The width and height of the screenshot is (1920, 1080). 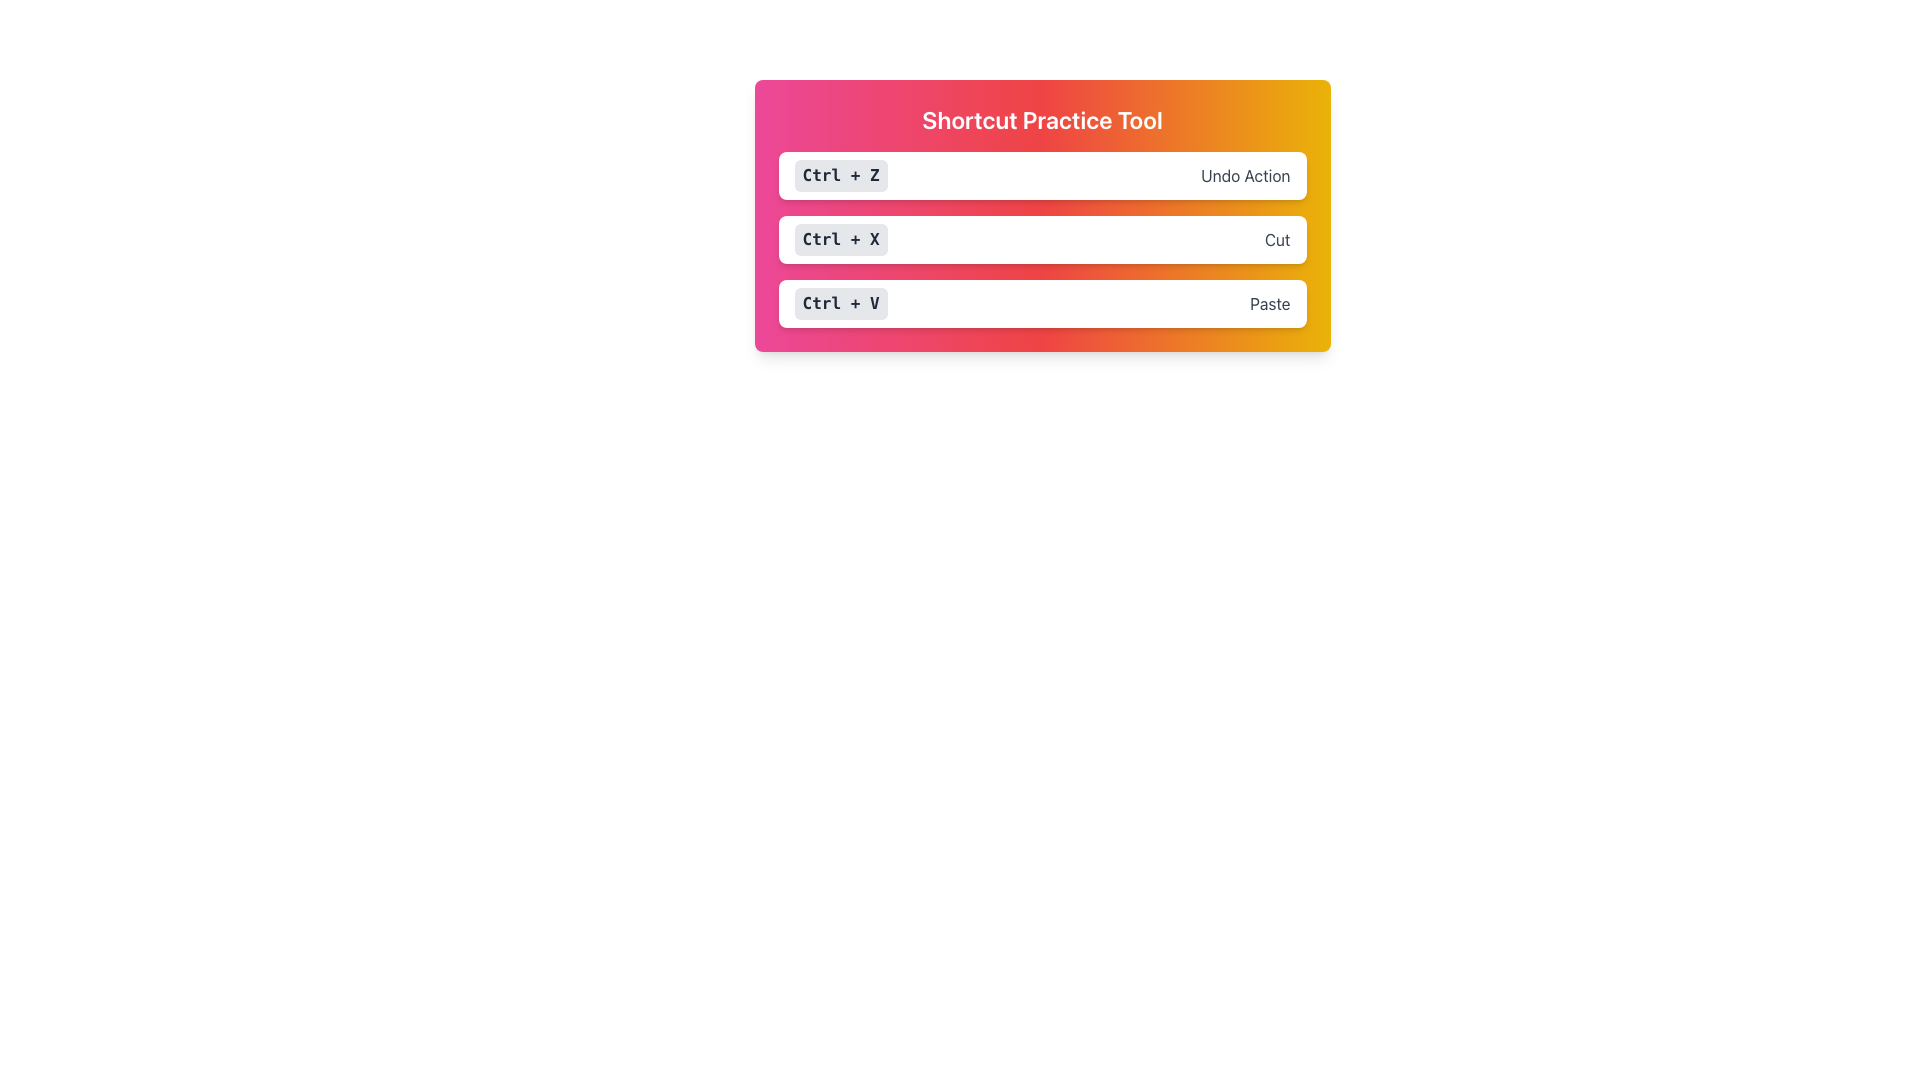 I want to click on the static label displaying the keyboard shortcut 'Ctrl + V' in the third row of keyboard shortcuts, so click(x=840, y=304).